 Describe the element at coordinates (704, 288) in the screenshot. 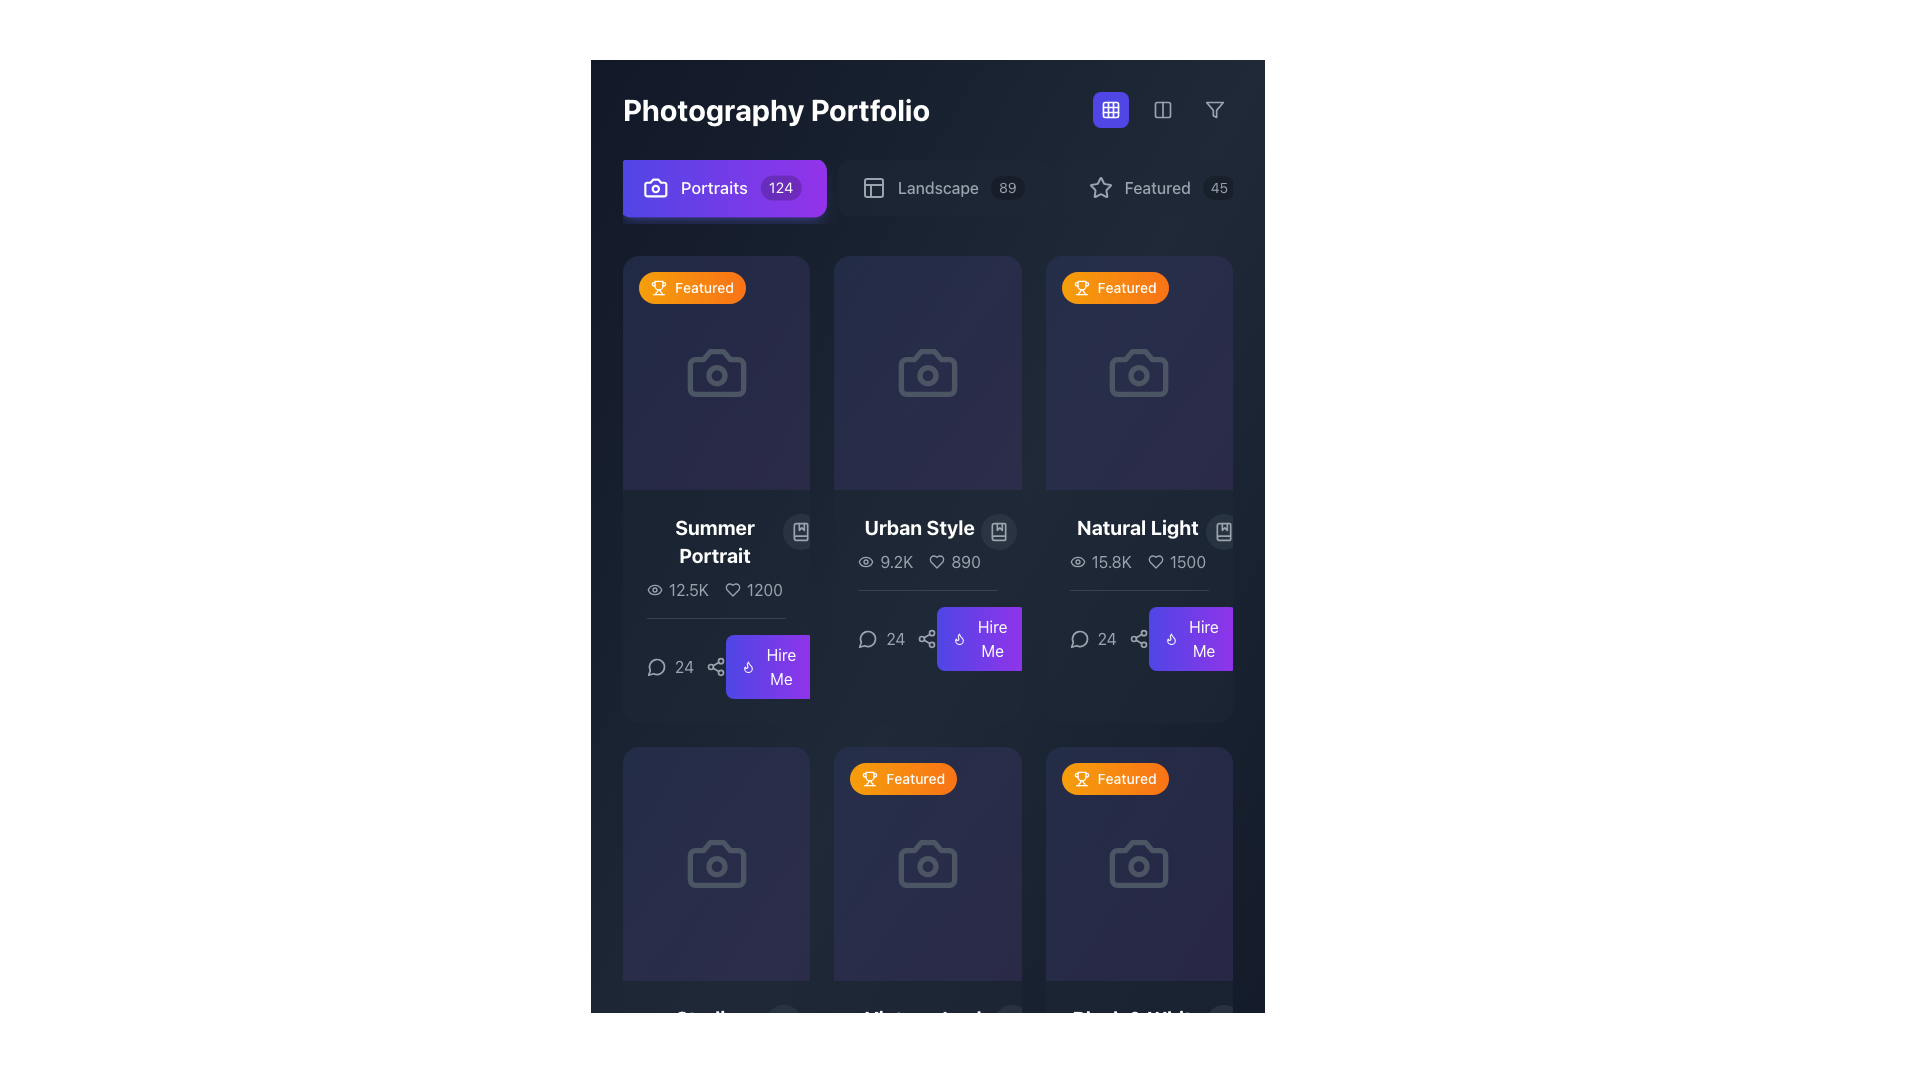

I see `the 'Featured' badge located at the top-left corner of the first card in a grid layout, which contains white text on an orange gradient background and a trophy icon` at that location.